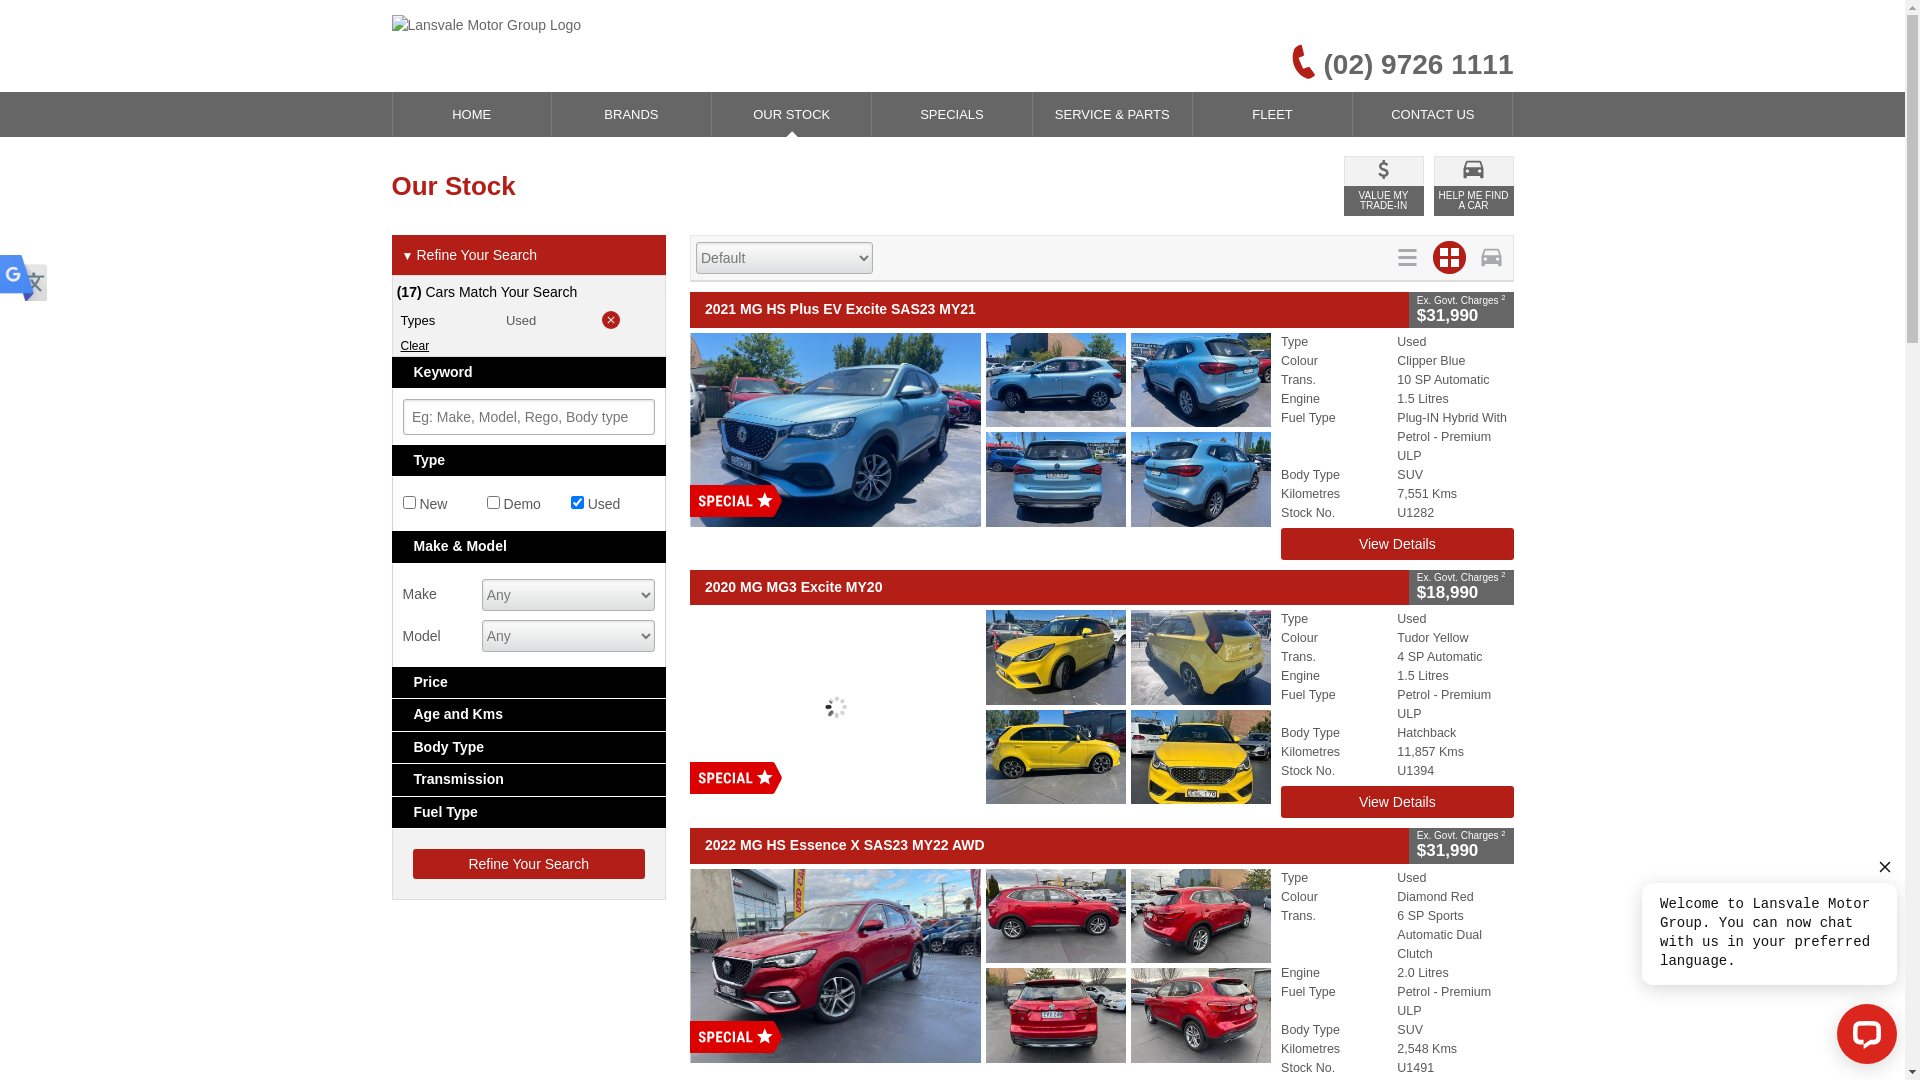 The width and height of the screenshot is (1920, 1080). Describe the element at coordinates (529, 460) in the screenshot. I see `'Type'` at that location.